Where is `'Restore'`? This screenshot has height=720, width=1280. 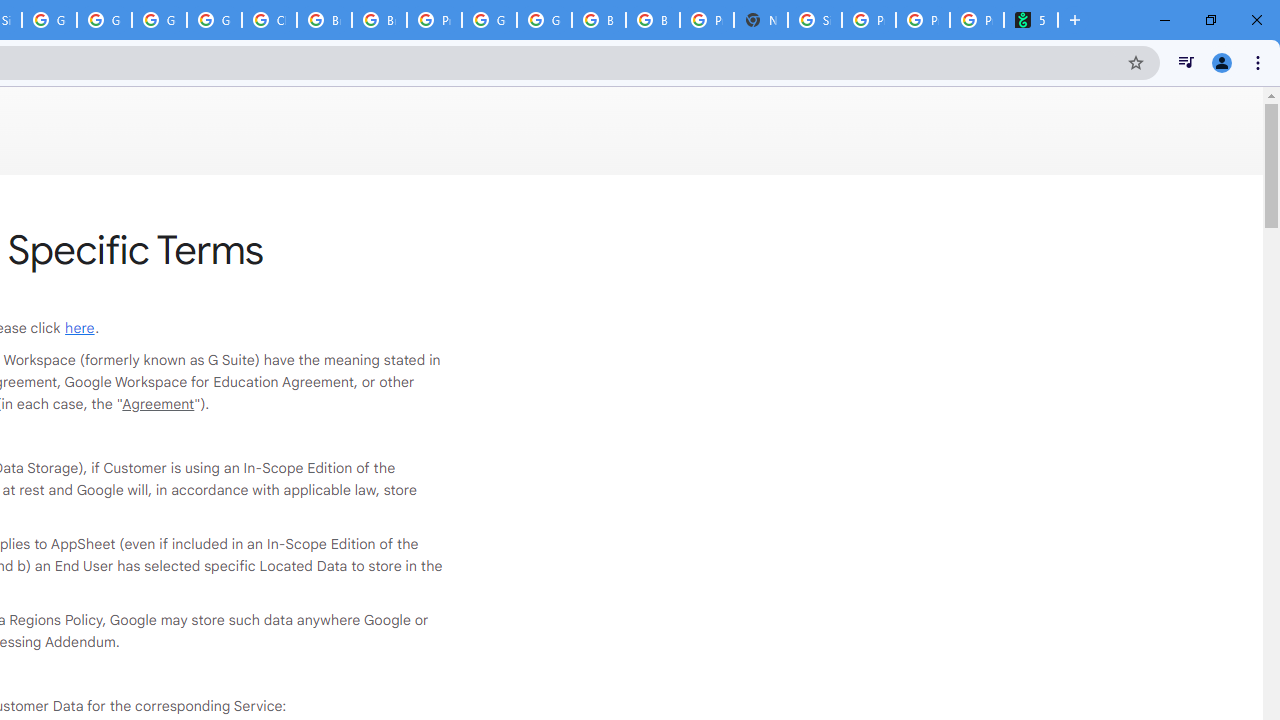
'Restore' is located at coordinates (1209, 20).